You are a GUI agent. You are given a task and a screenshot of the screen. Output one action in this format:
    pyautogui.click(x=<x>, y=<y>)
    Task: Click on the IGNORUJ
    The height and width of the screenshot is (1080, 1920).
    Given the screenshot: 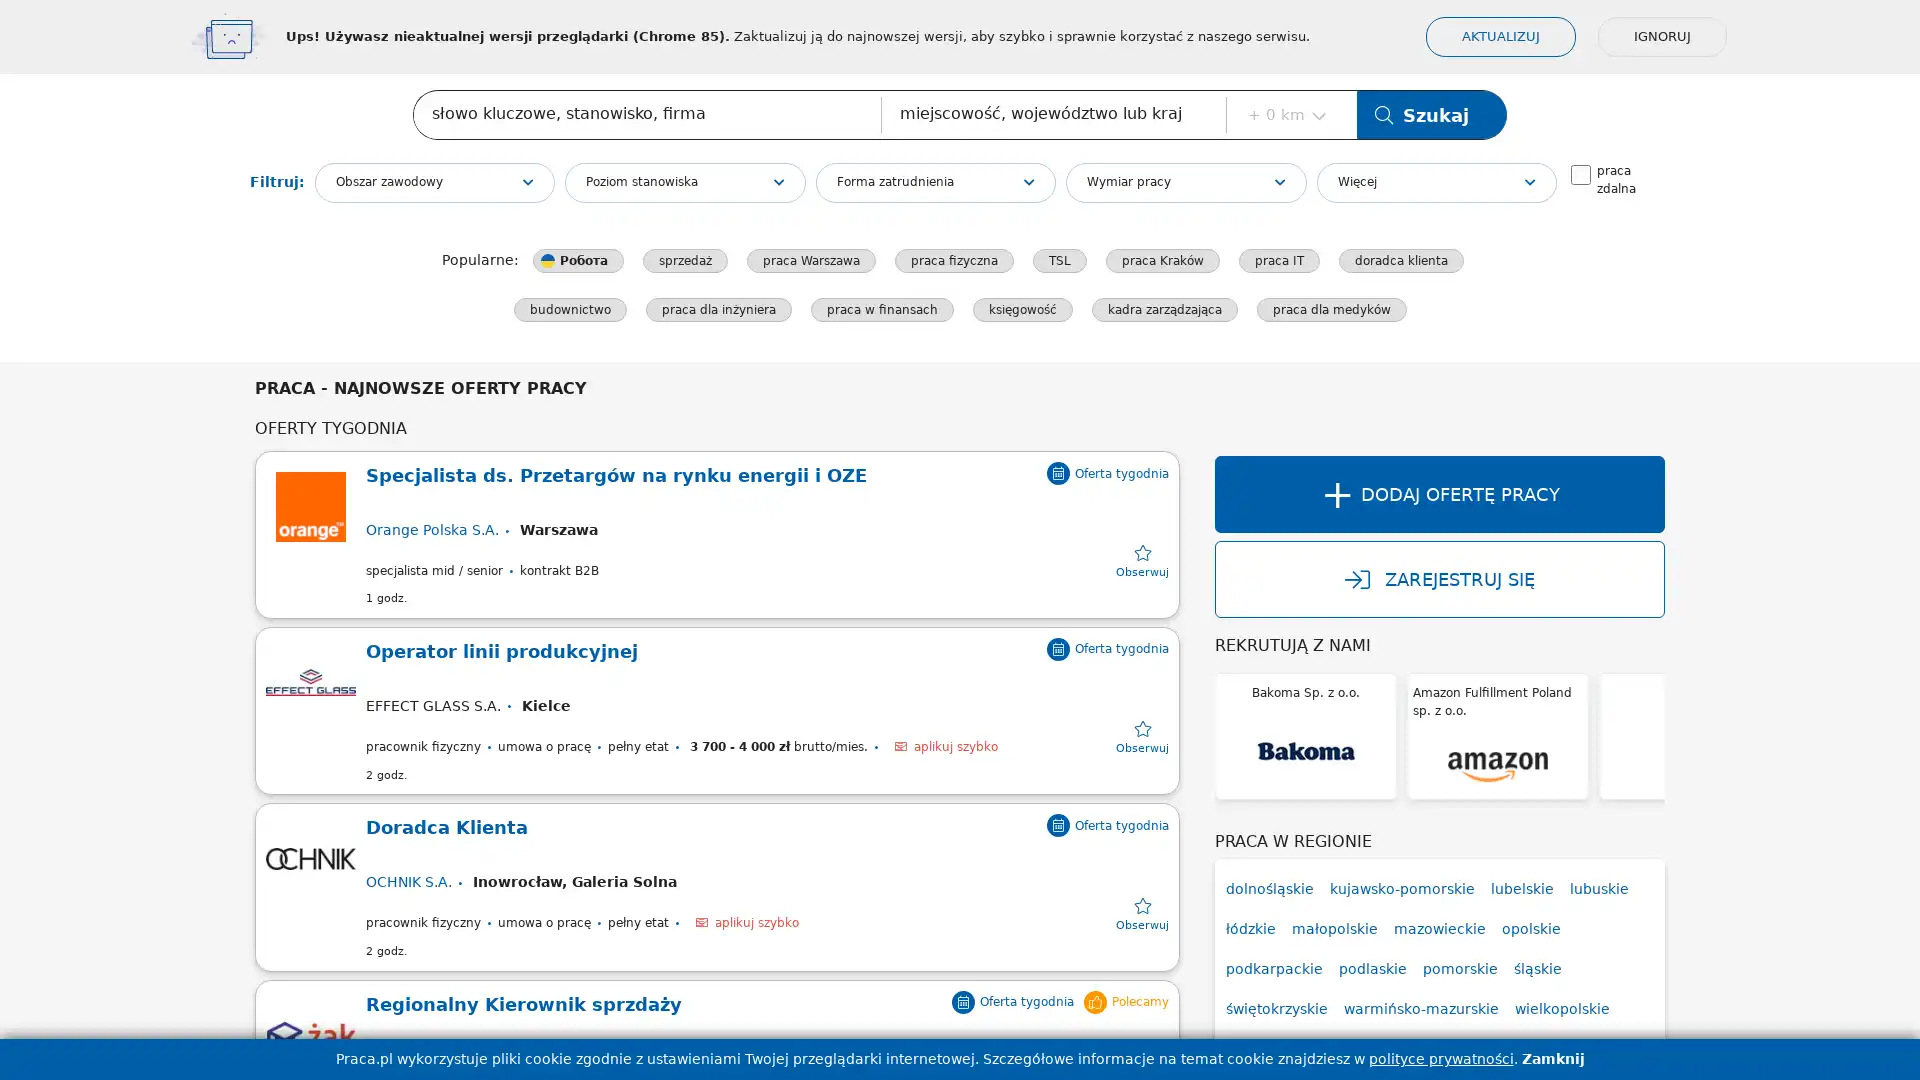 What is the action you would take?
    pyautogui.click(x=1662, y=35)
    